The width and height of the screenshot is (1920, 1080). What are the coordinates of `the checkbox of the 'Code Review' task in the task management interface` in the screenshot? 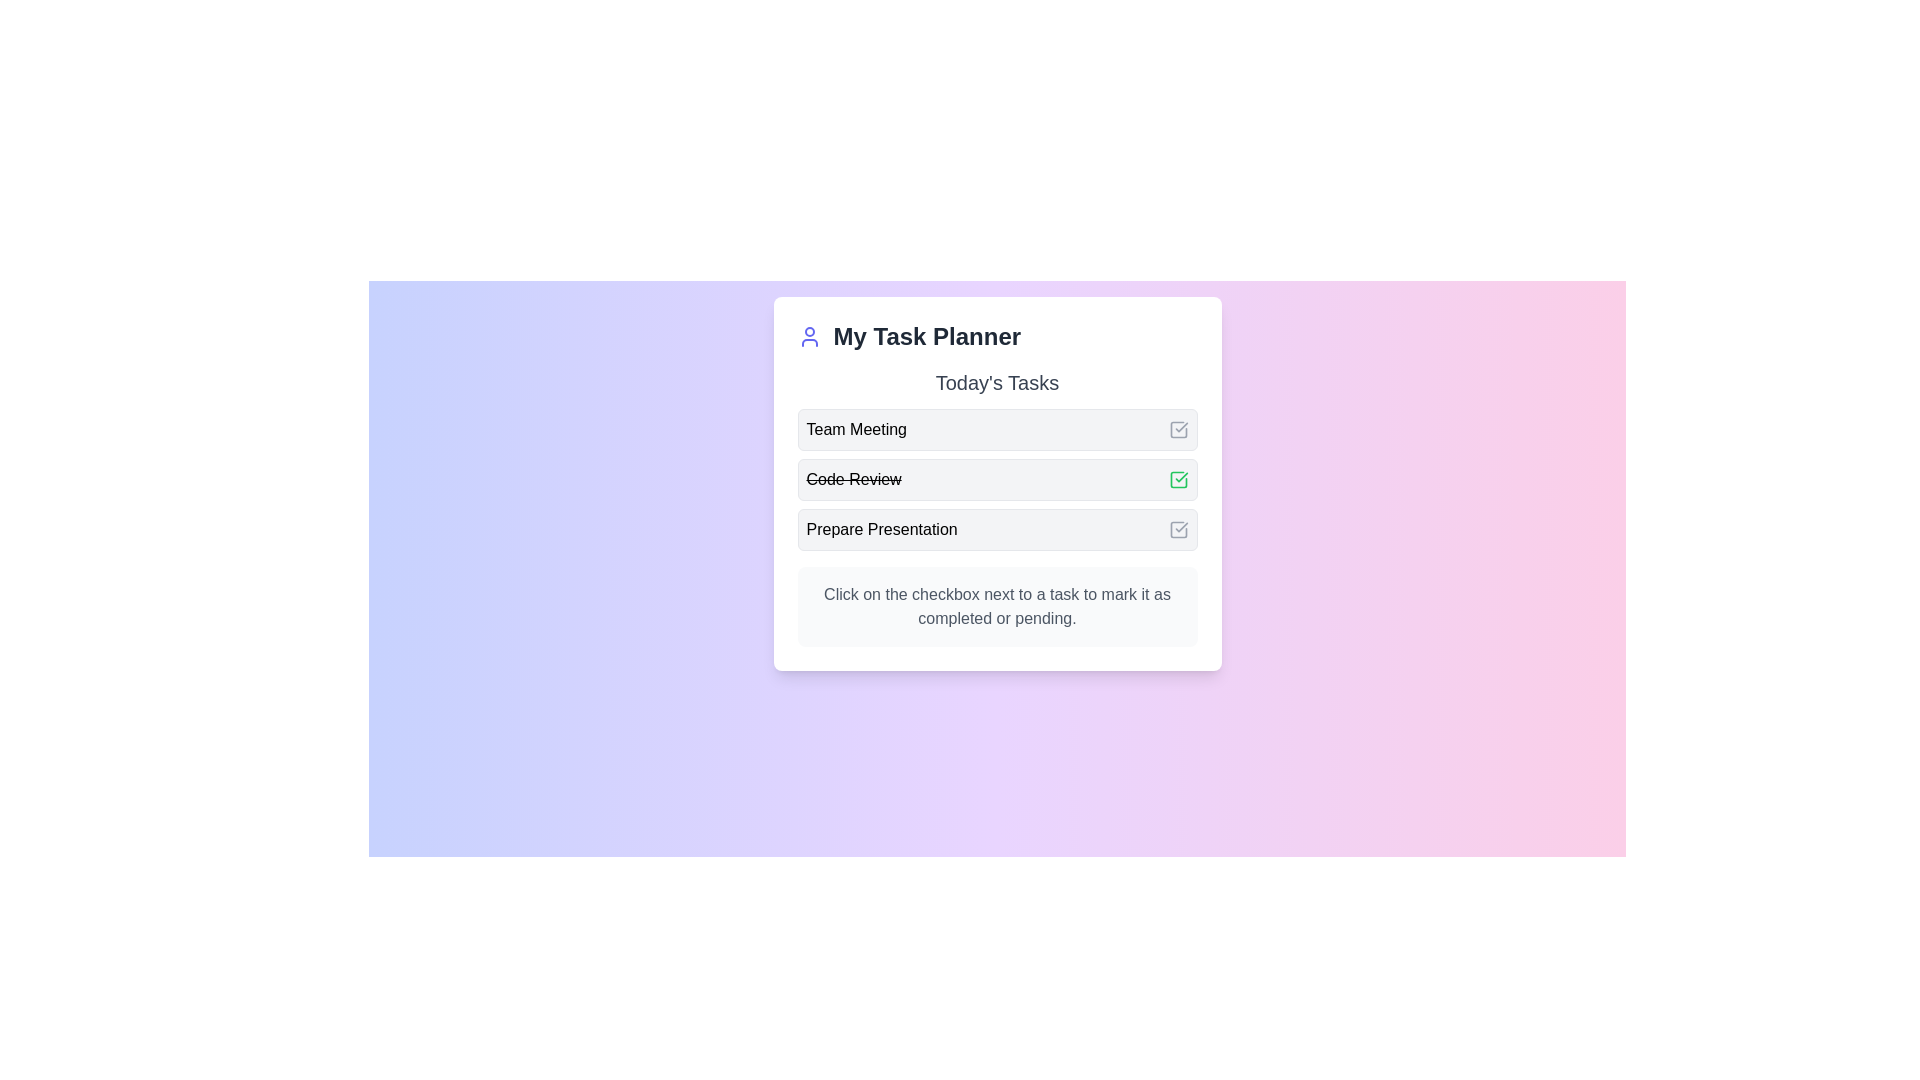 It's located at (997, 479).